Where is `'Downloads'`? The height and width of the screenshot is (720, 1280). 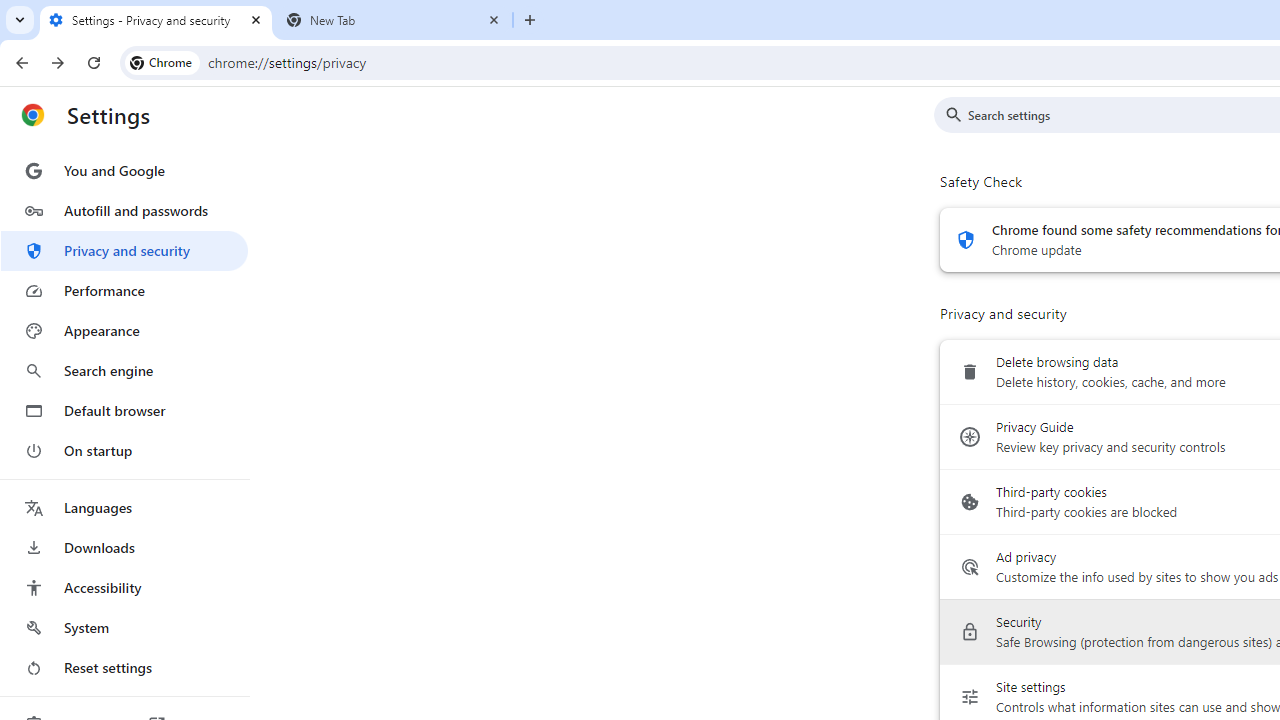
'Downloads' is located at coordinates (123, 547).